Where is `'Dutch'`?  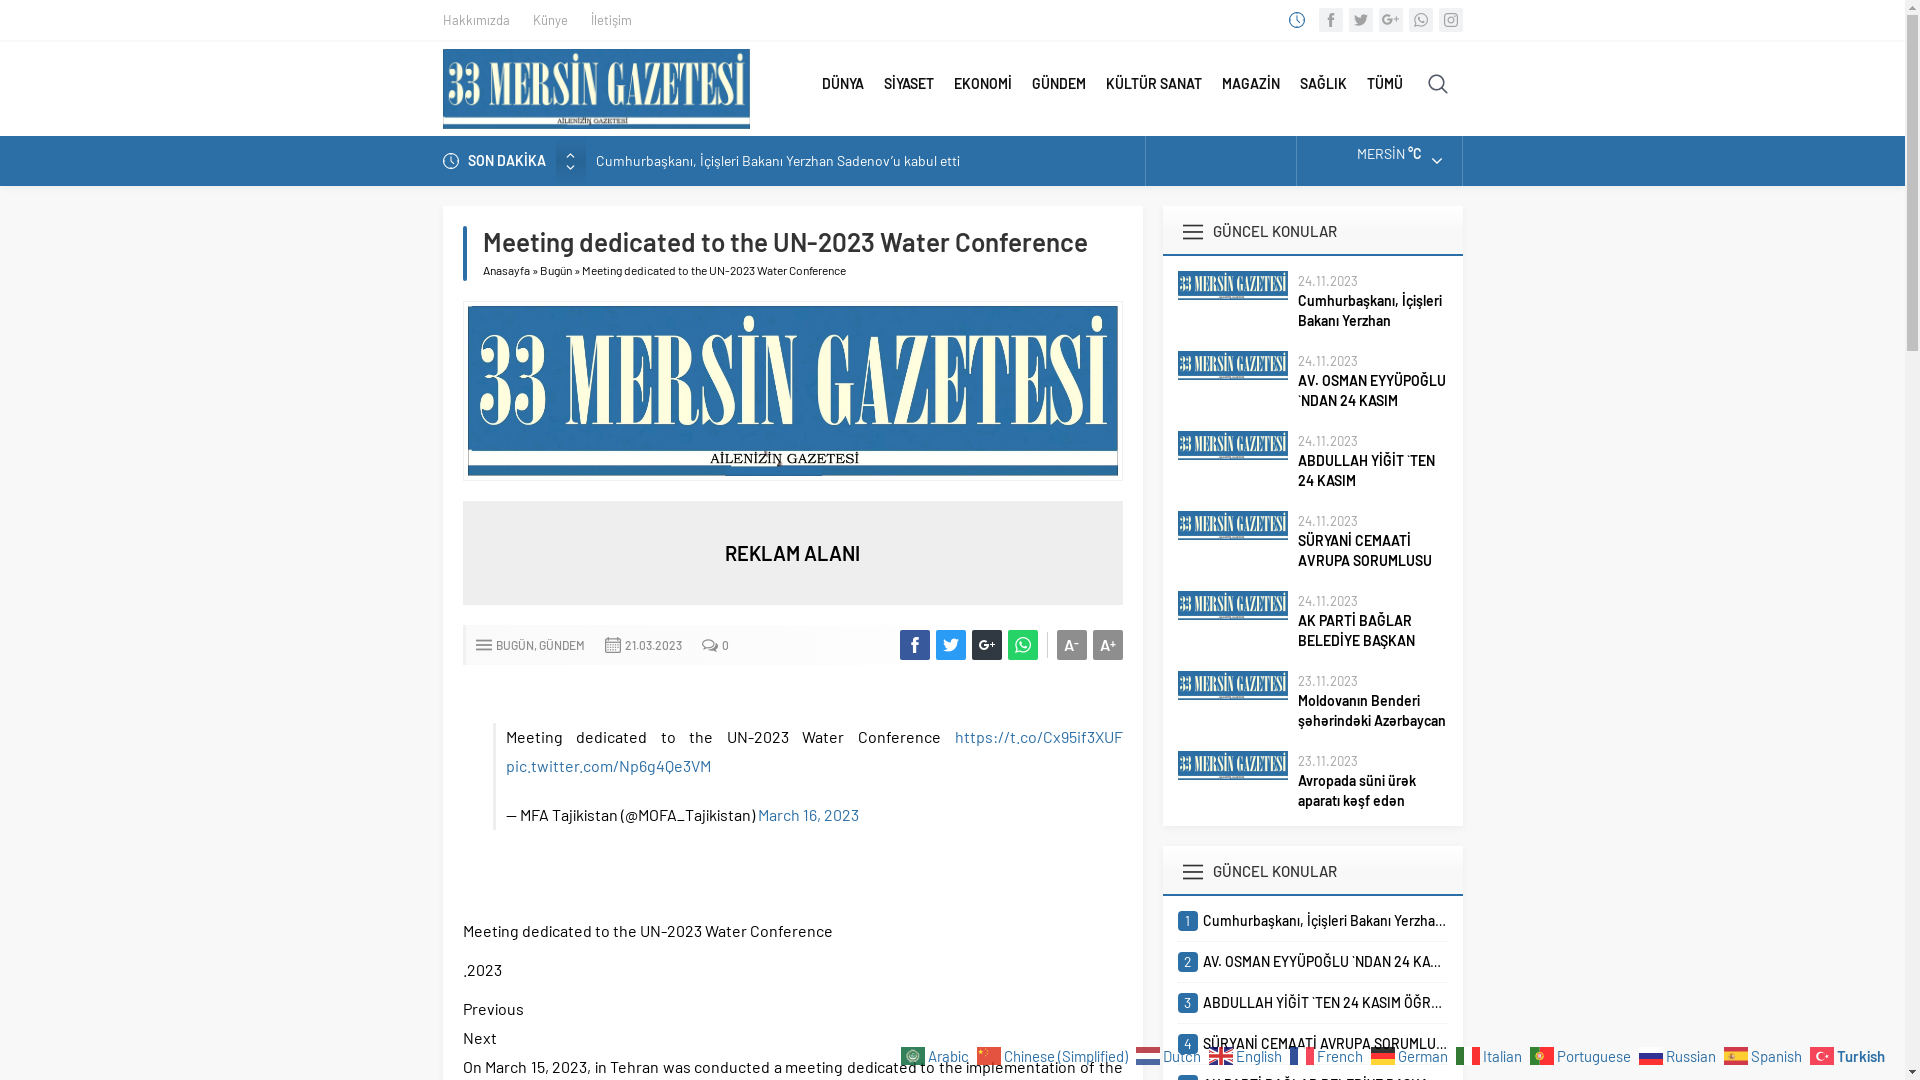 'Dutch' is located at coordinates (1171, 1053).